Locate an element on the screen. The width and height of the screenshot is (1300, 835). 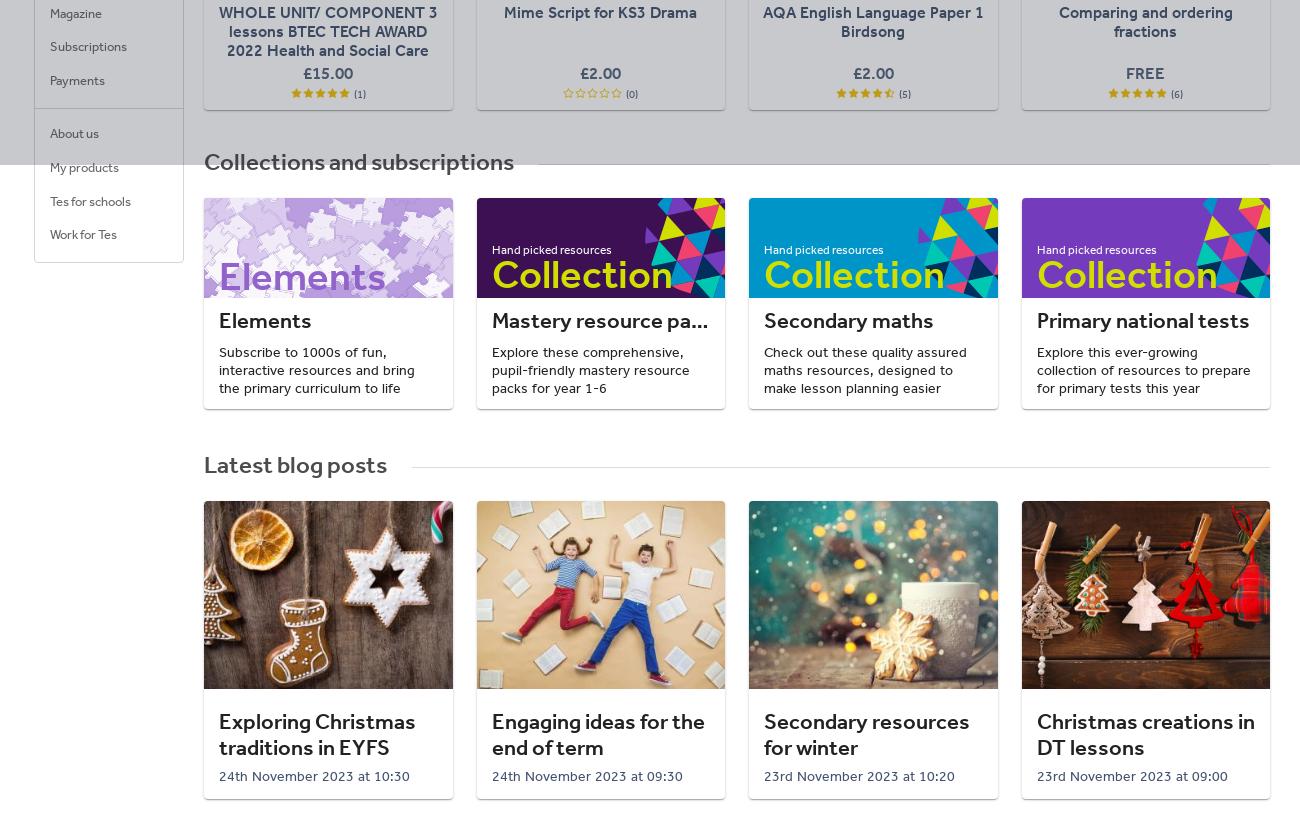
'Secondary resources for winter' is located at coordinates (866, 733).